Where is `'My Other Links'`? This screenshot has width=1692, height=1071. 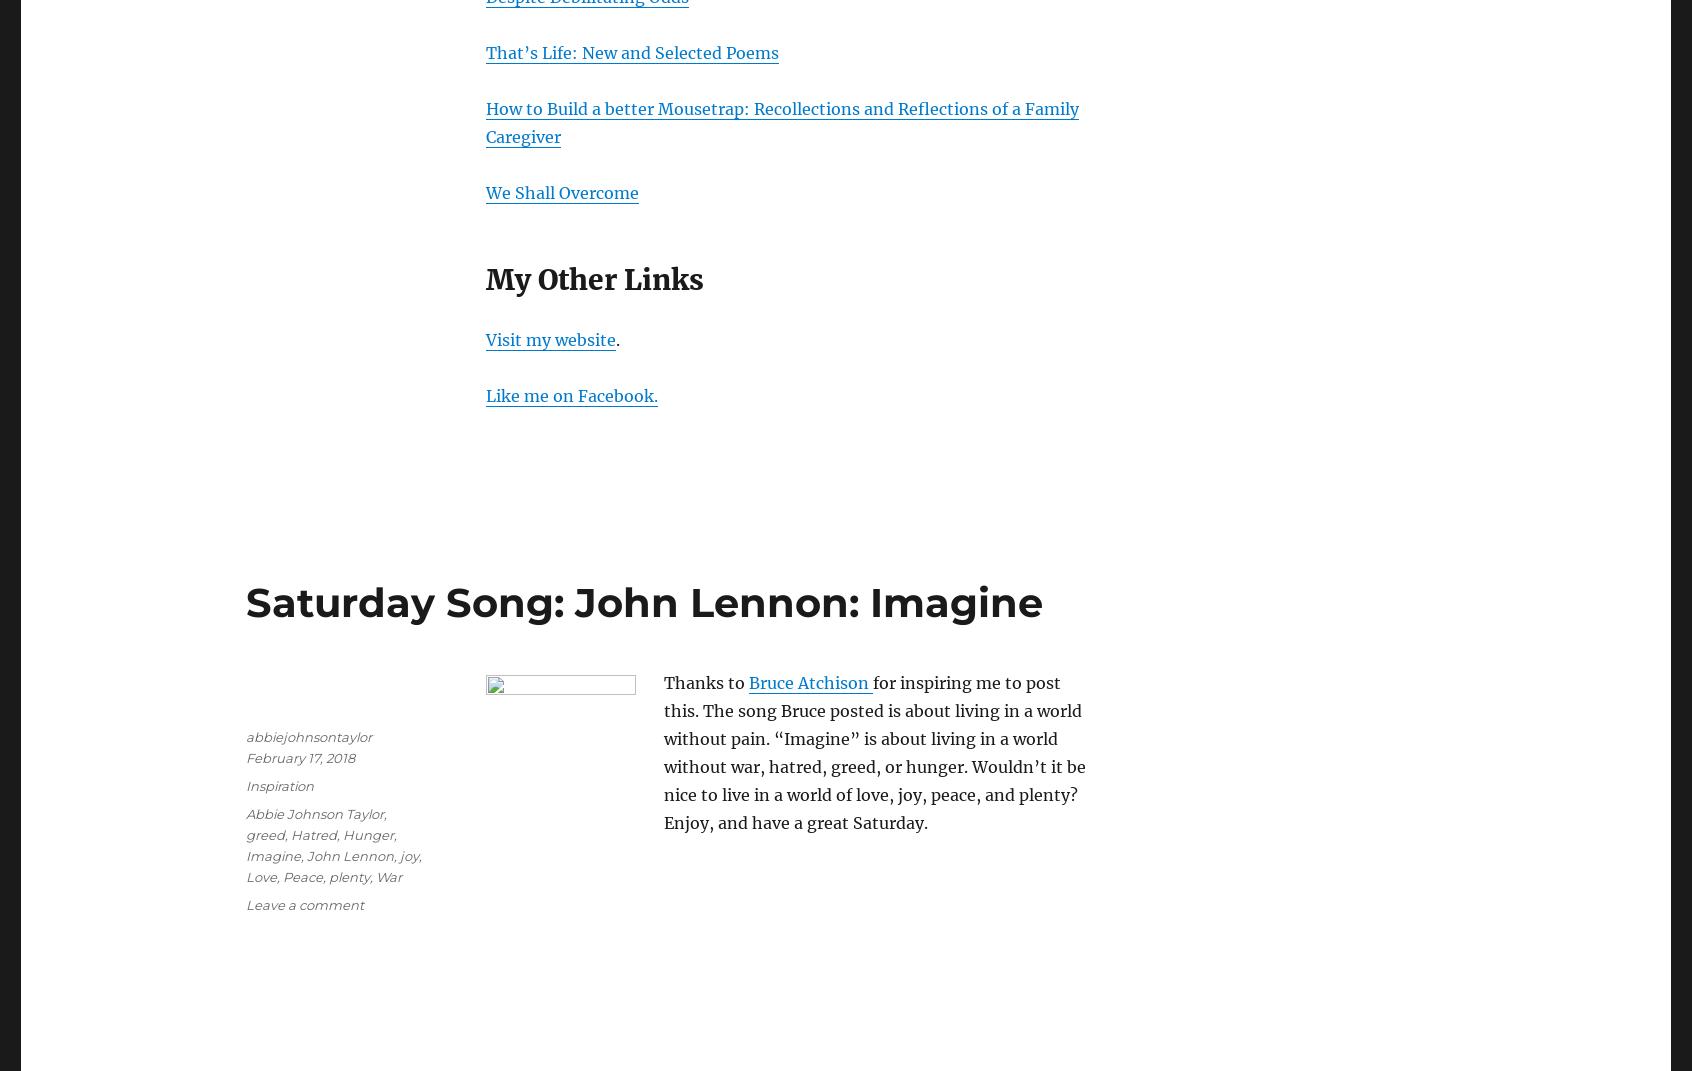
'My Other Links' is located at coordinates (484, 278).